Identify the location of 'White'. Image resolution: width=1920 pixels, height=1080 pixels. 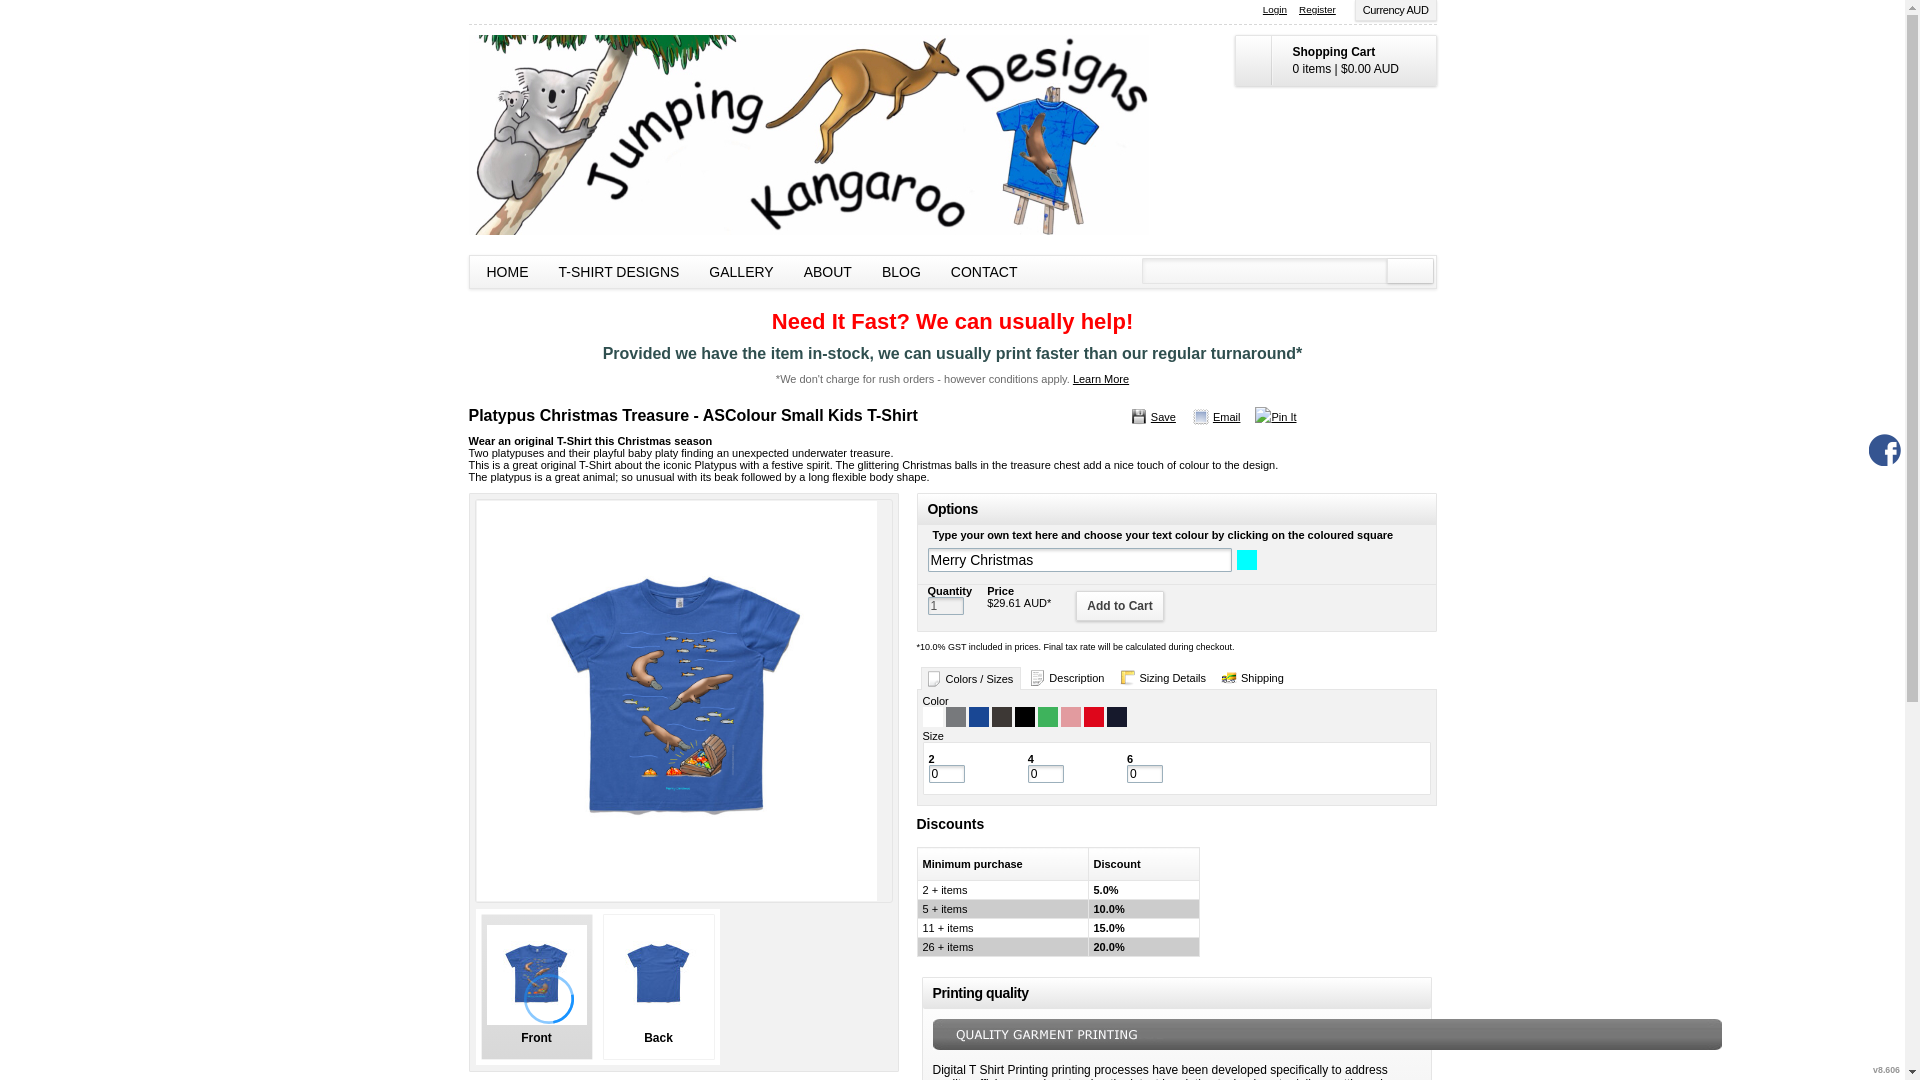
(930, 716).